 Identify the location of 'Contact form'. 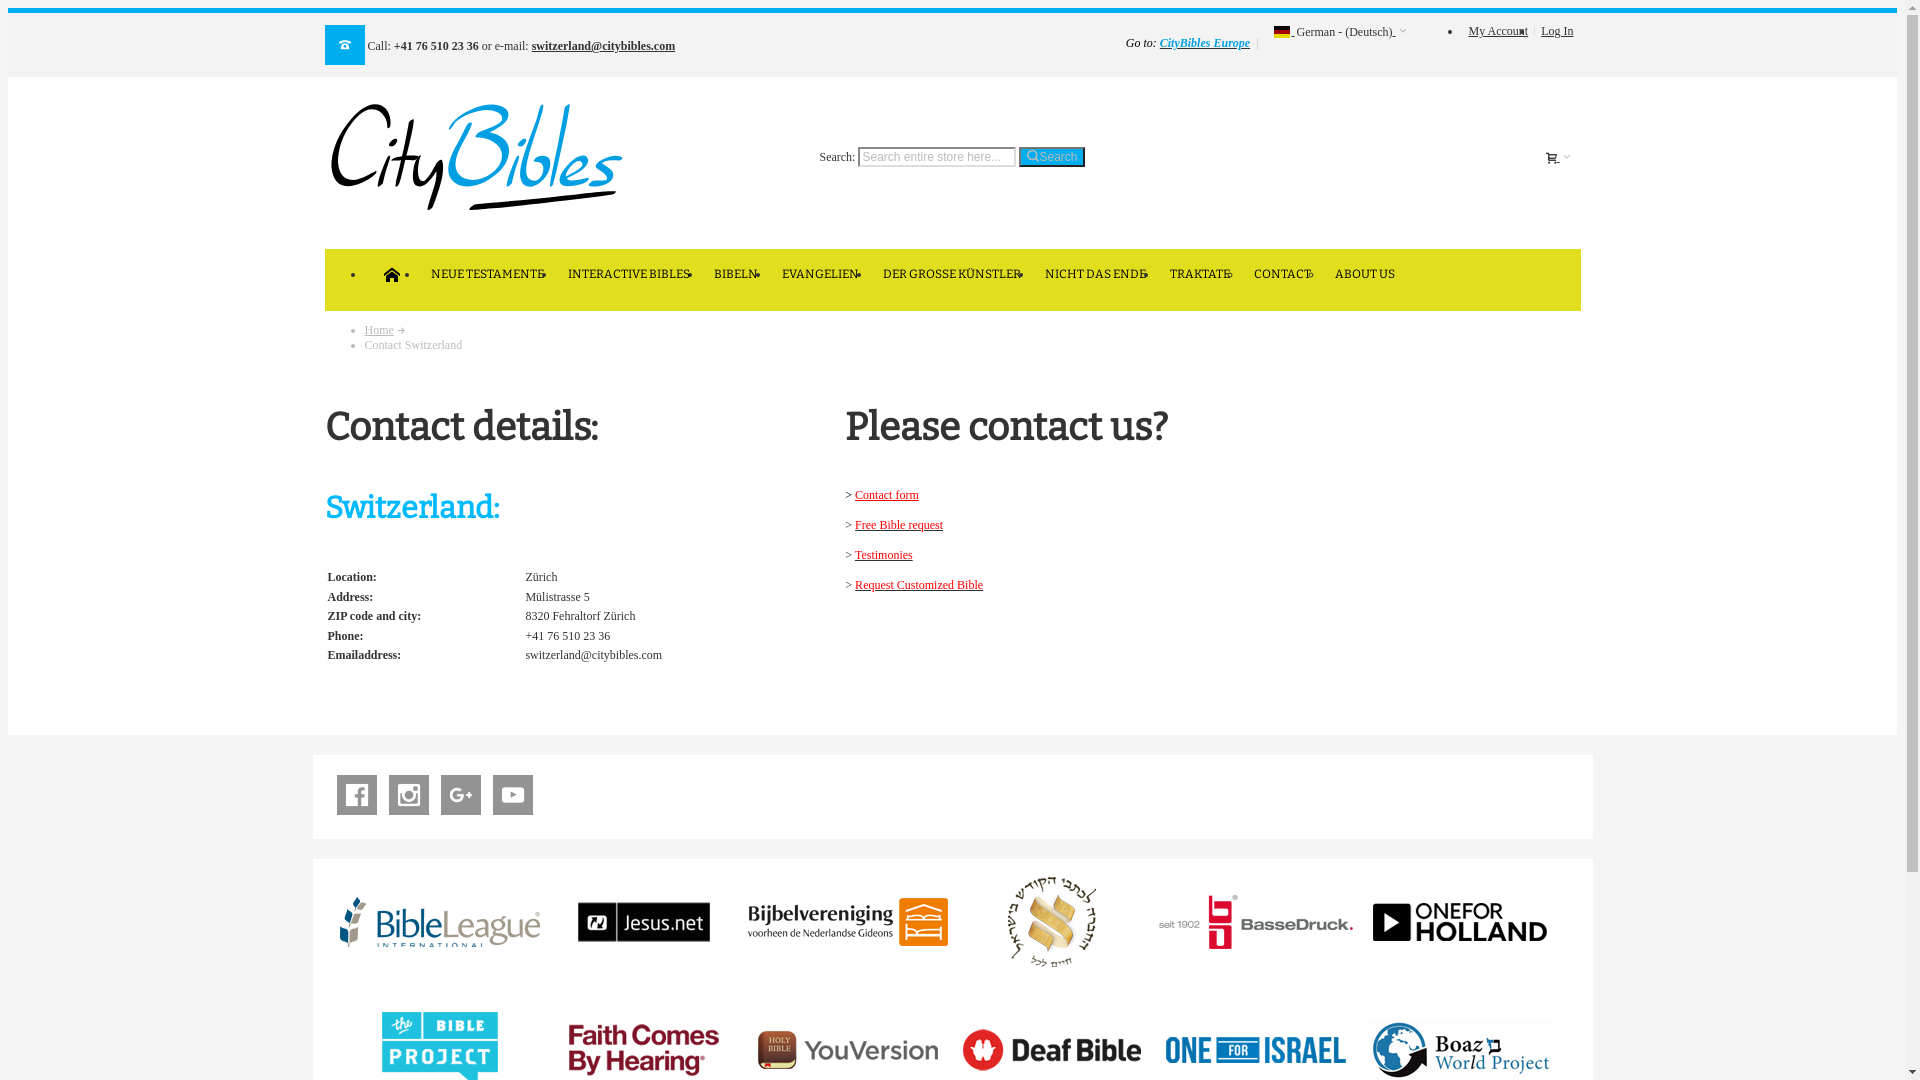
(854, 501).